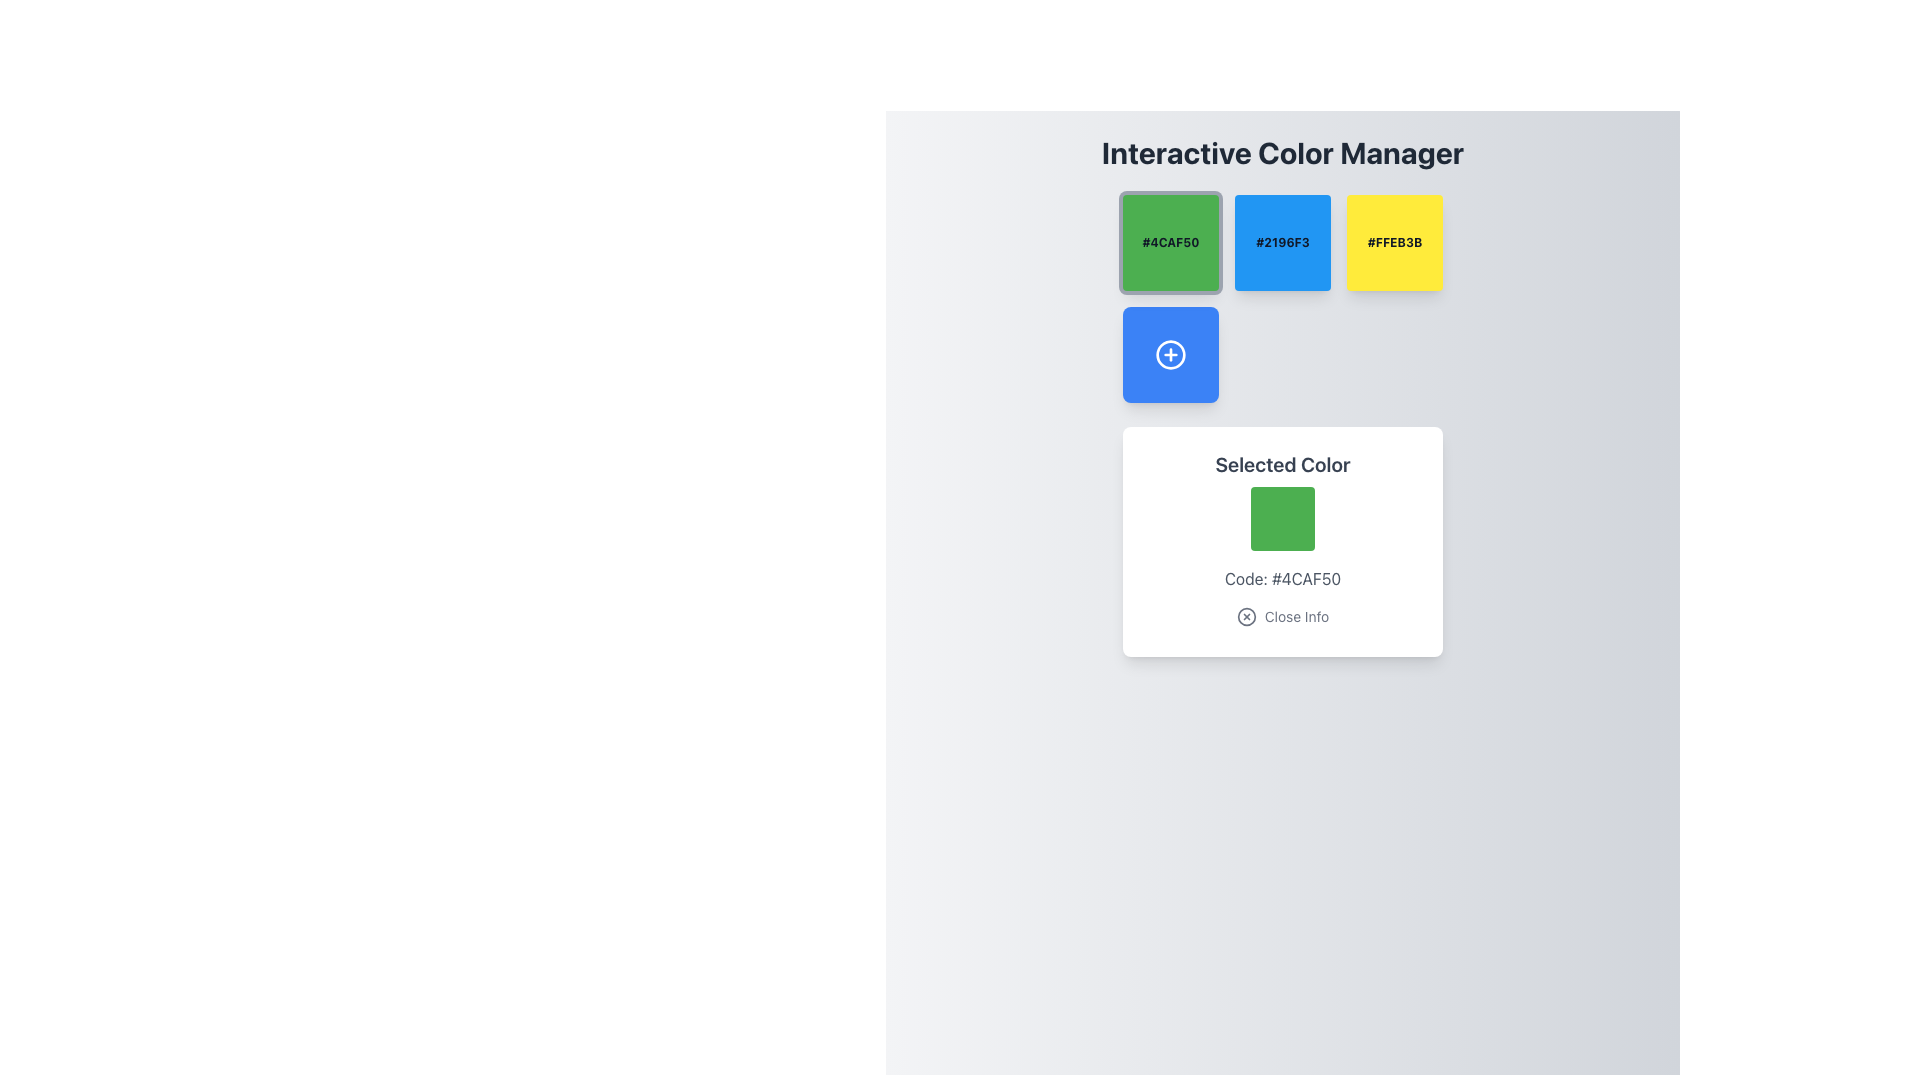 This screenshot has width=1920, height=1080. What do you see at coordinates (1171, 242) in the screenshot?
I see `text displayed in the text label '#4CAF50' located in the first row, first column of the grid layout in the 'Interactive Color Manager' interface, which is centered in a green rectangular box` at bounding box center [1171, 242].